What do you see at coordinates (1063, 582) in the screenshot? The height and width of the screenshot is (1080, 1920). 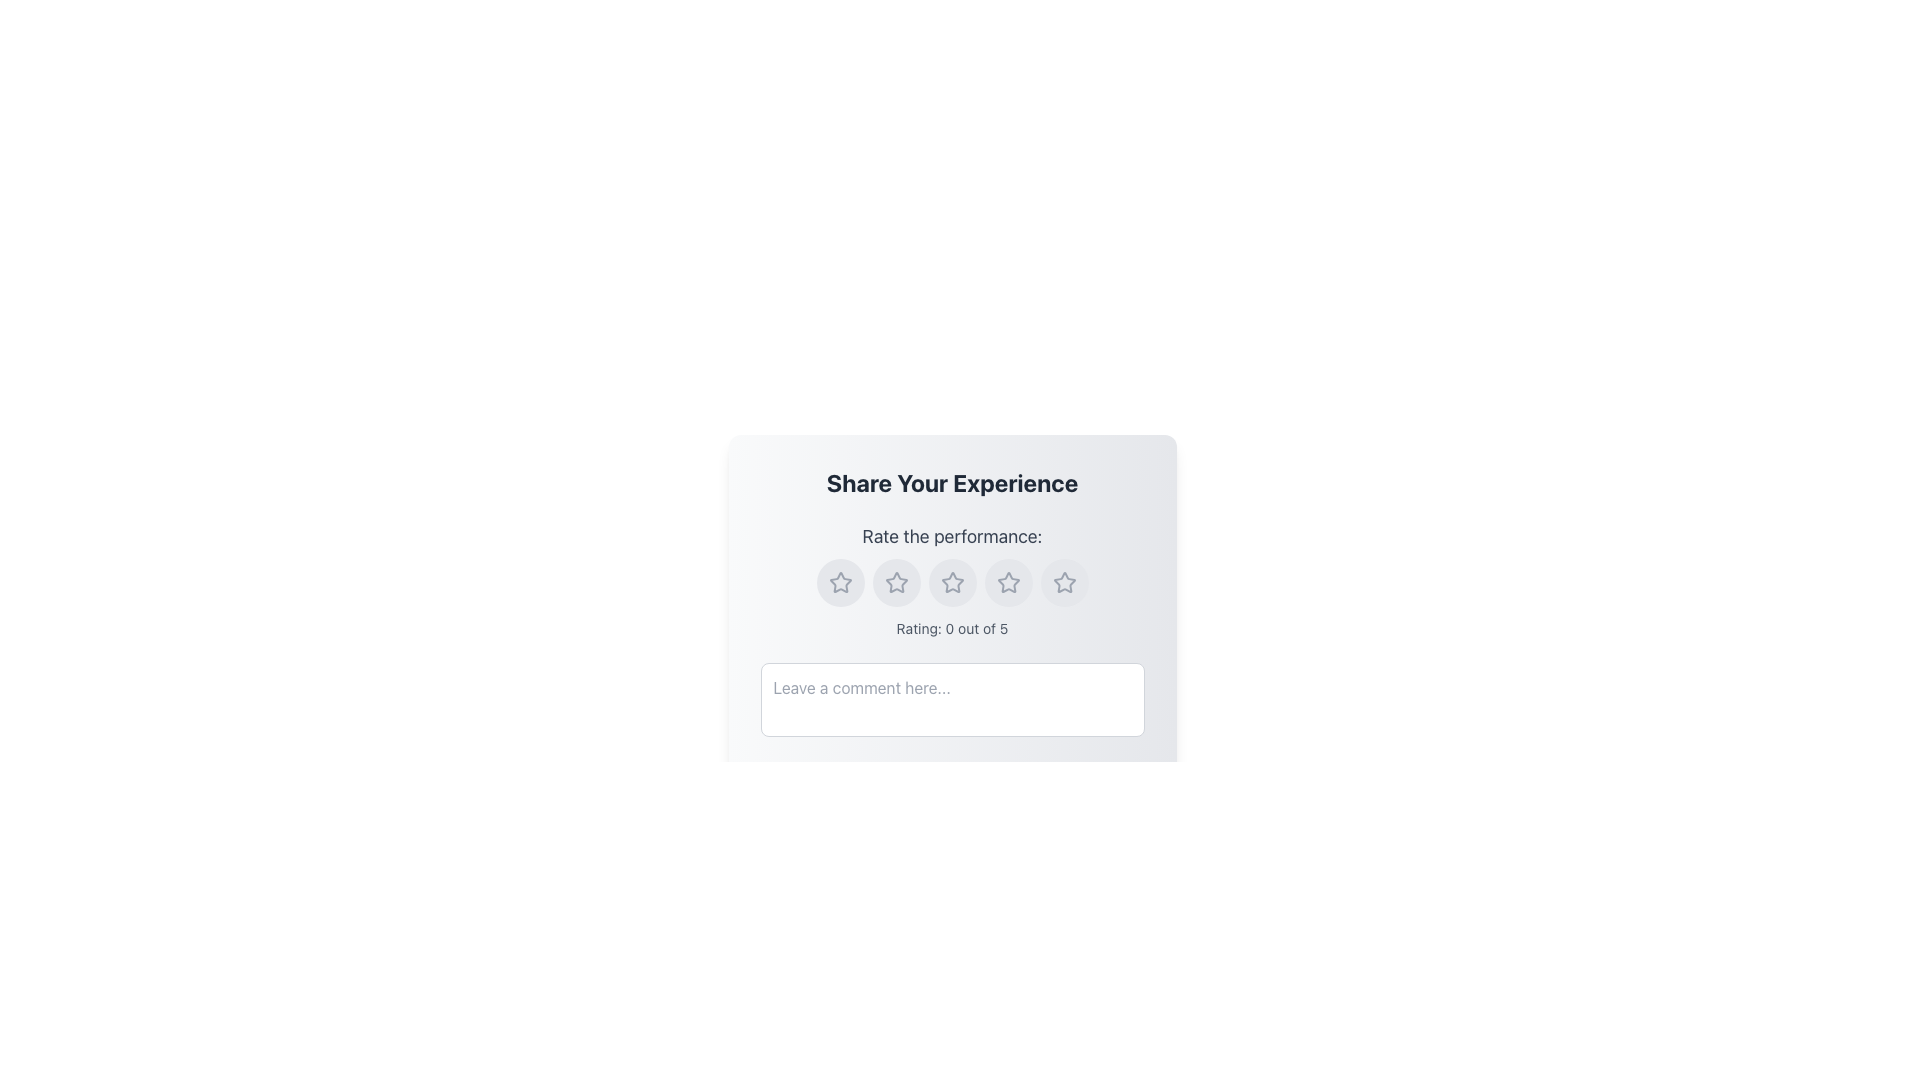 I see `the fifth star in the rating system` at bounding box center [1063, 582].